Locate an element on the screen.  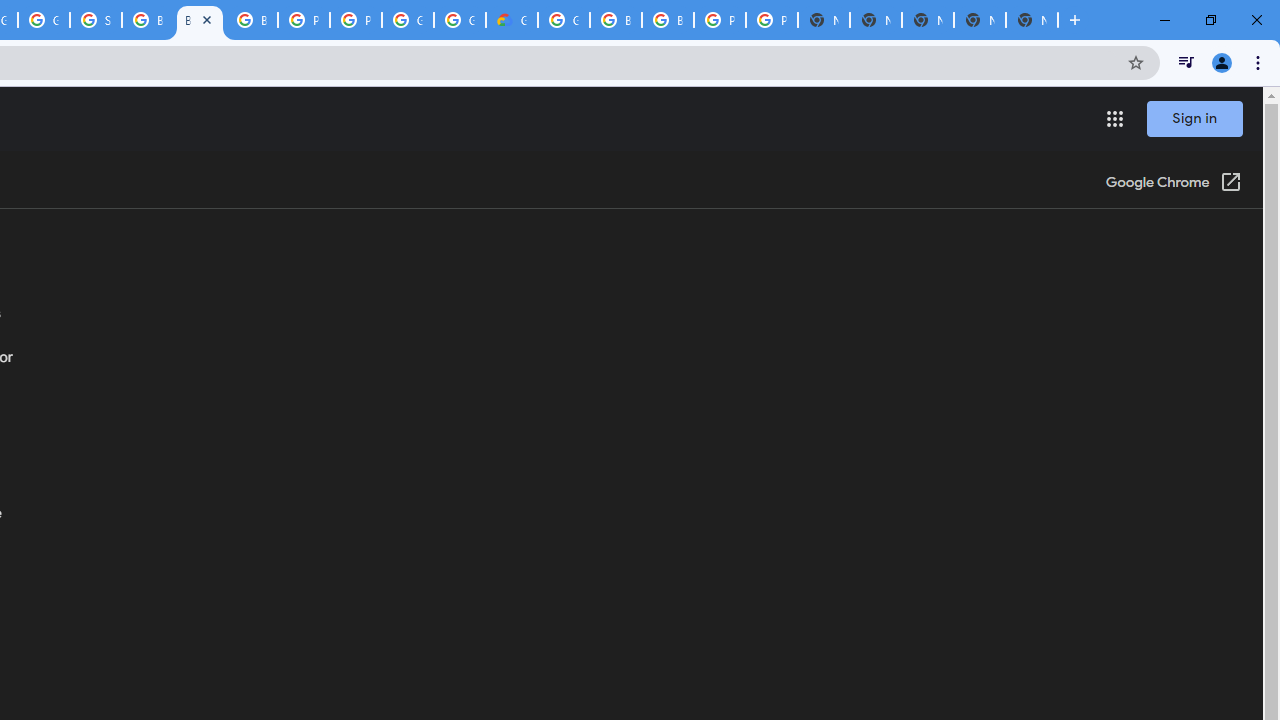
'Google Chrome (Open in a new window)' is located at coordinates (1173, 183).